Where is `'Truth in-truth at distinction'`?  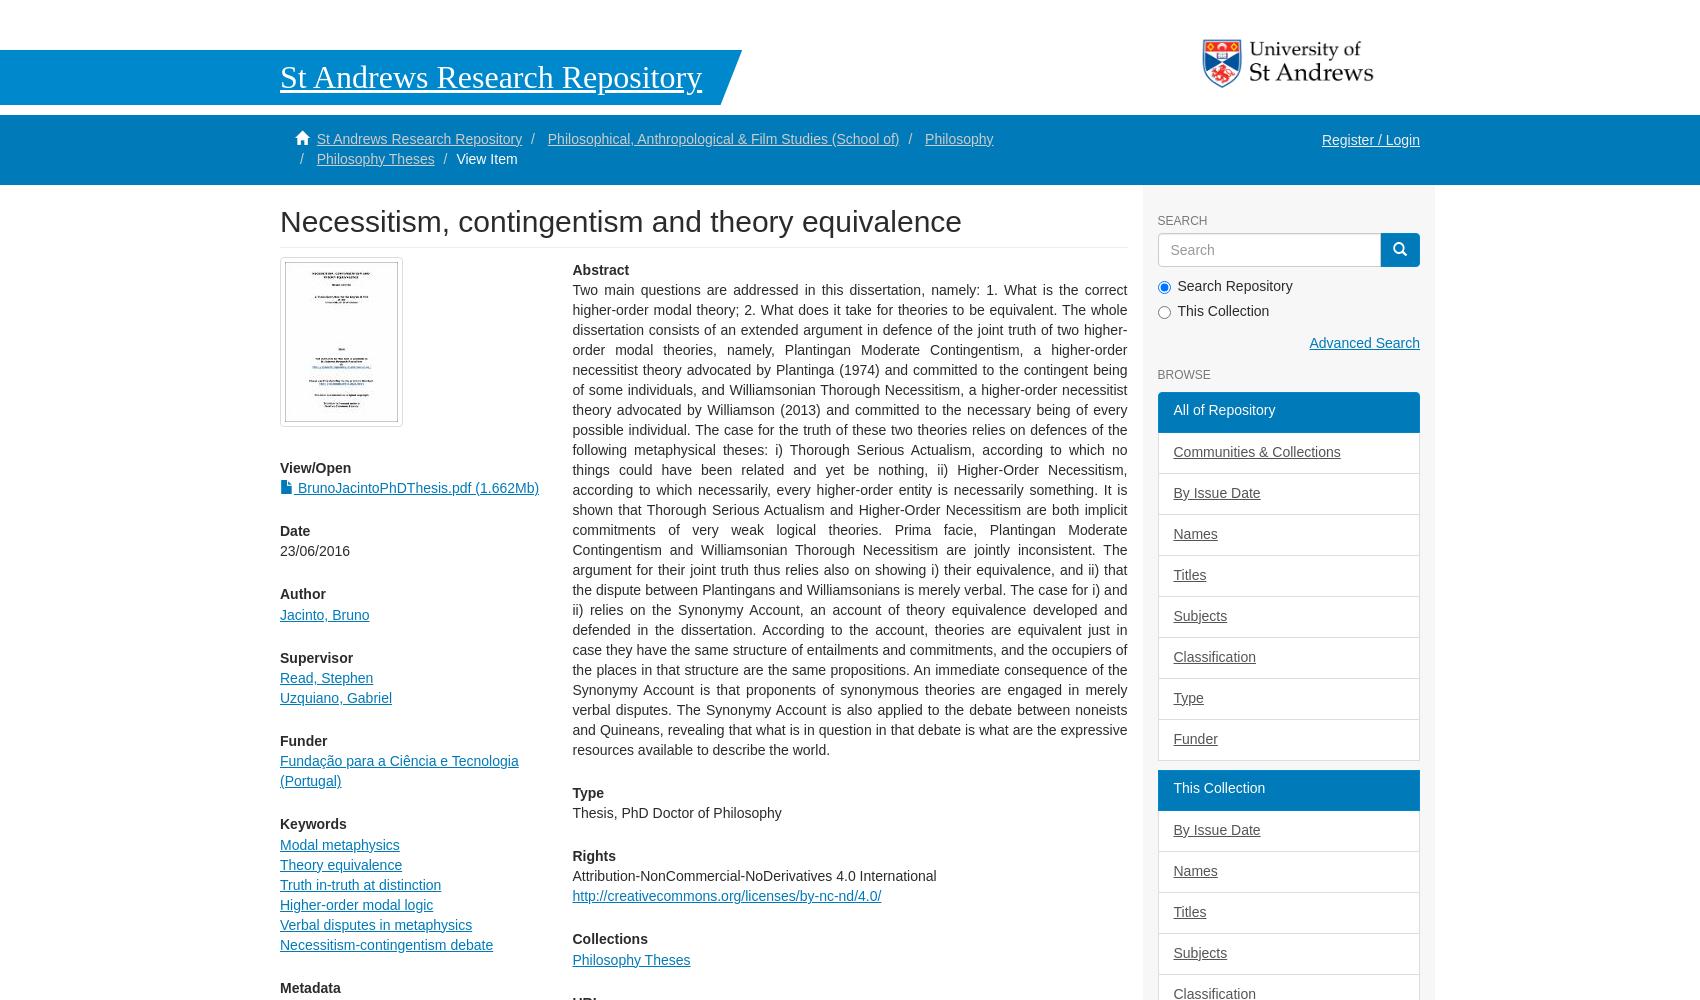
'Truth in-truth at distinction' is located at coordinates (359, 884).